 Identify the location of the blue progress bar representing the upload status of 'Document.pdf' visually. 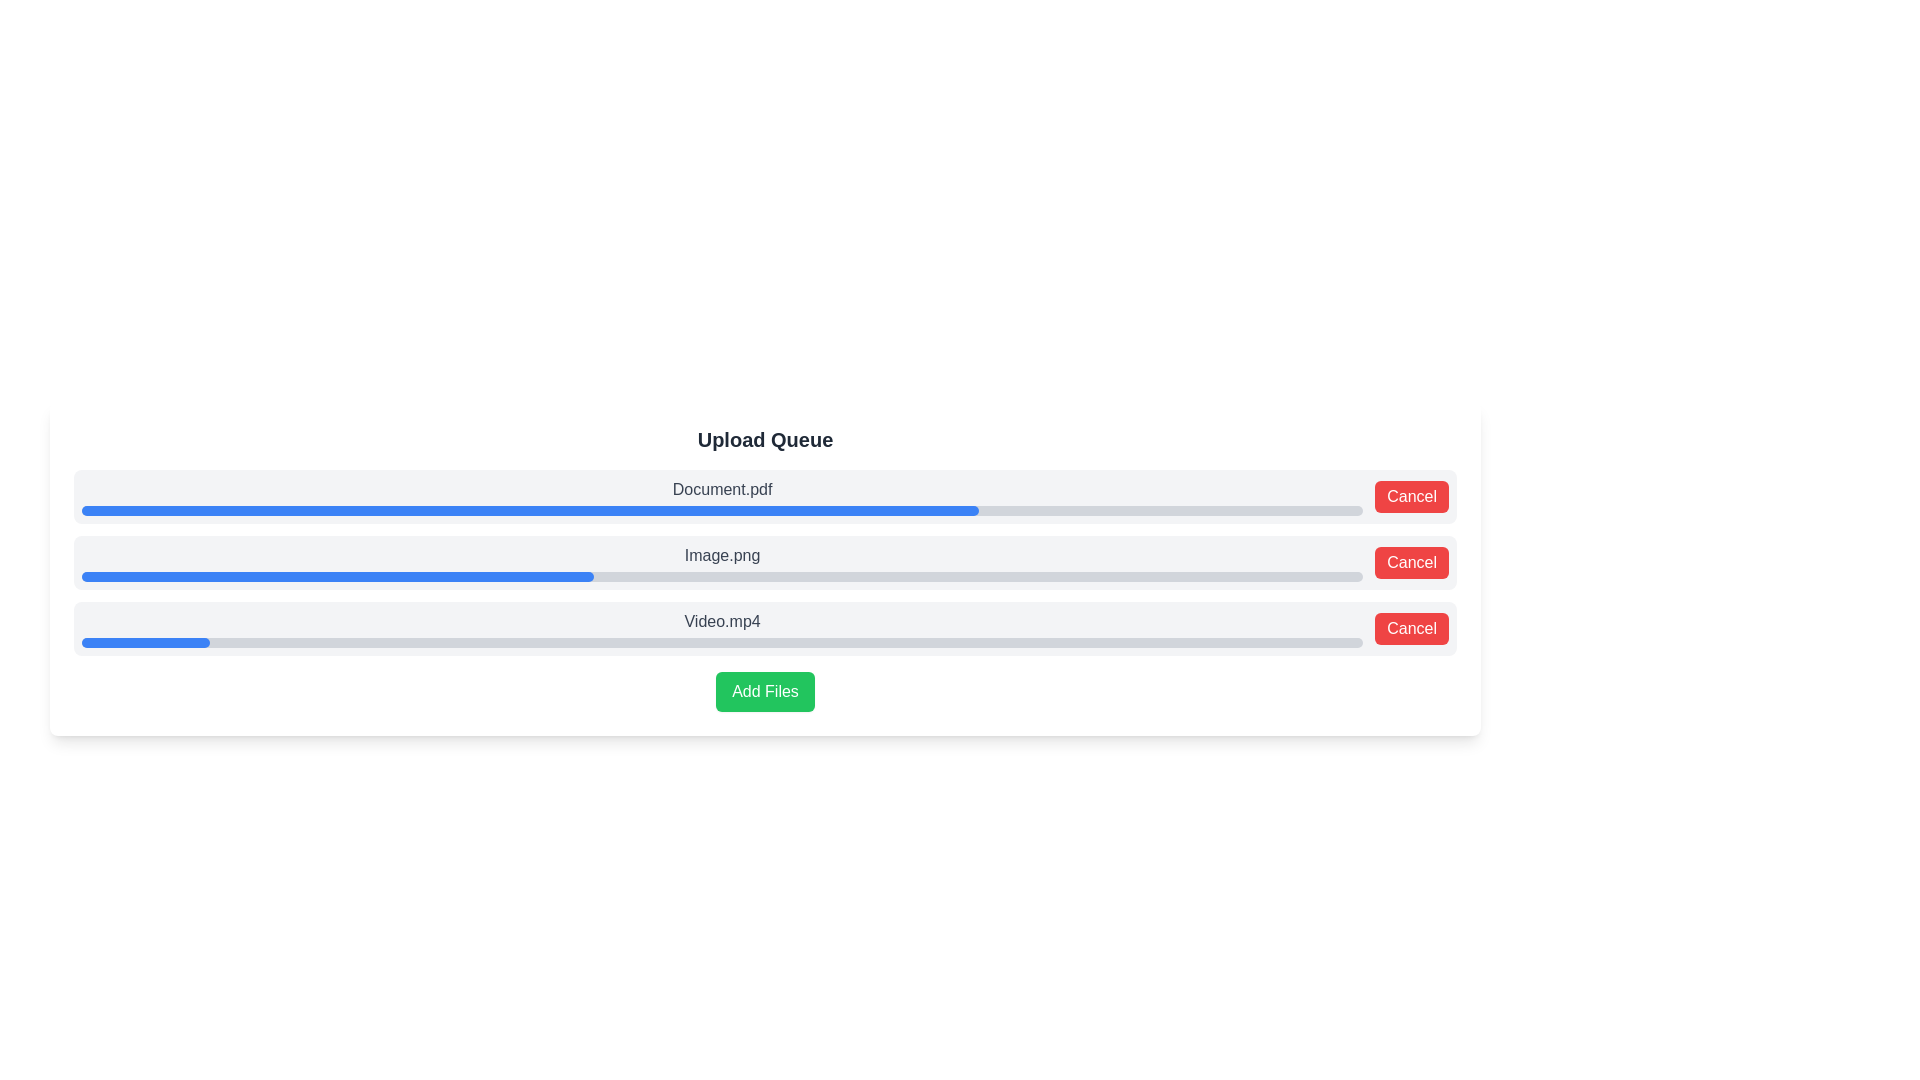
(530, 509).